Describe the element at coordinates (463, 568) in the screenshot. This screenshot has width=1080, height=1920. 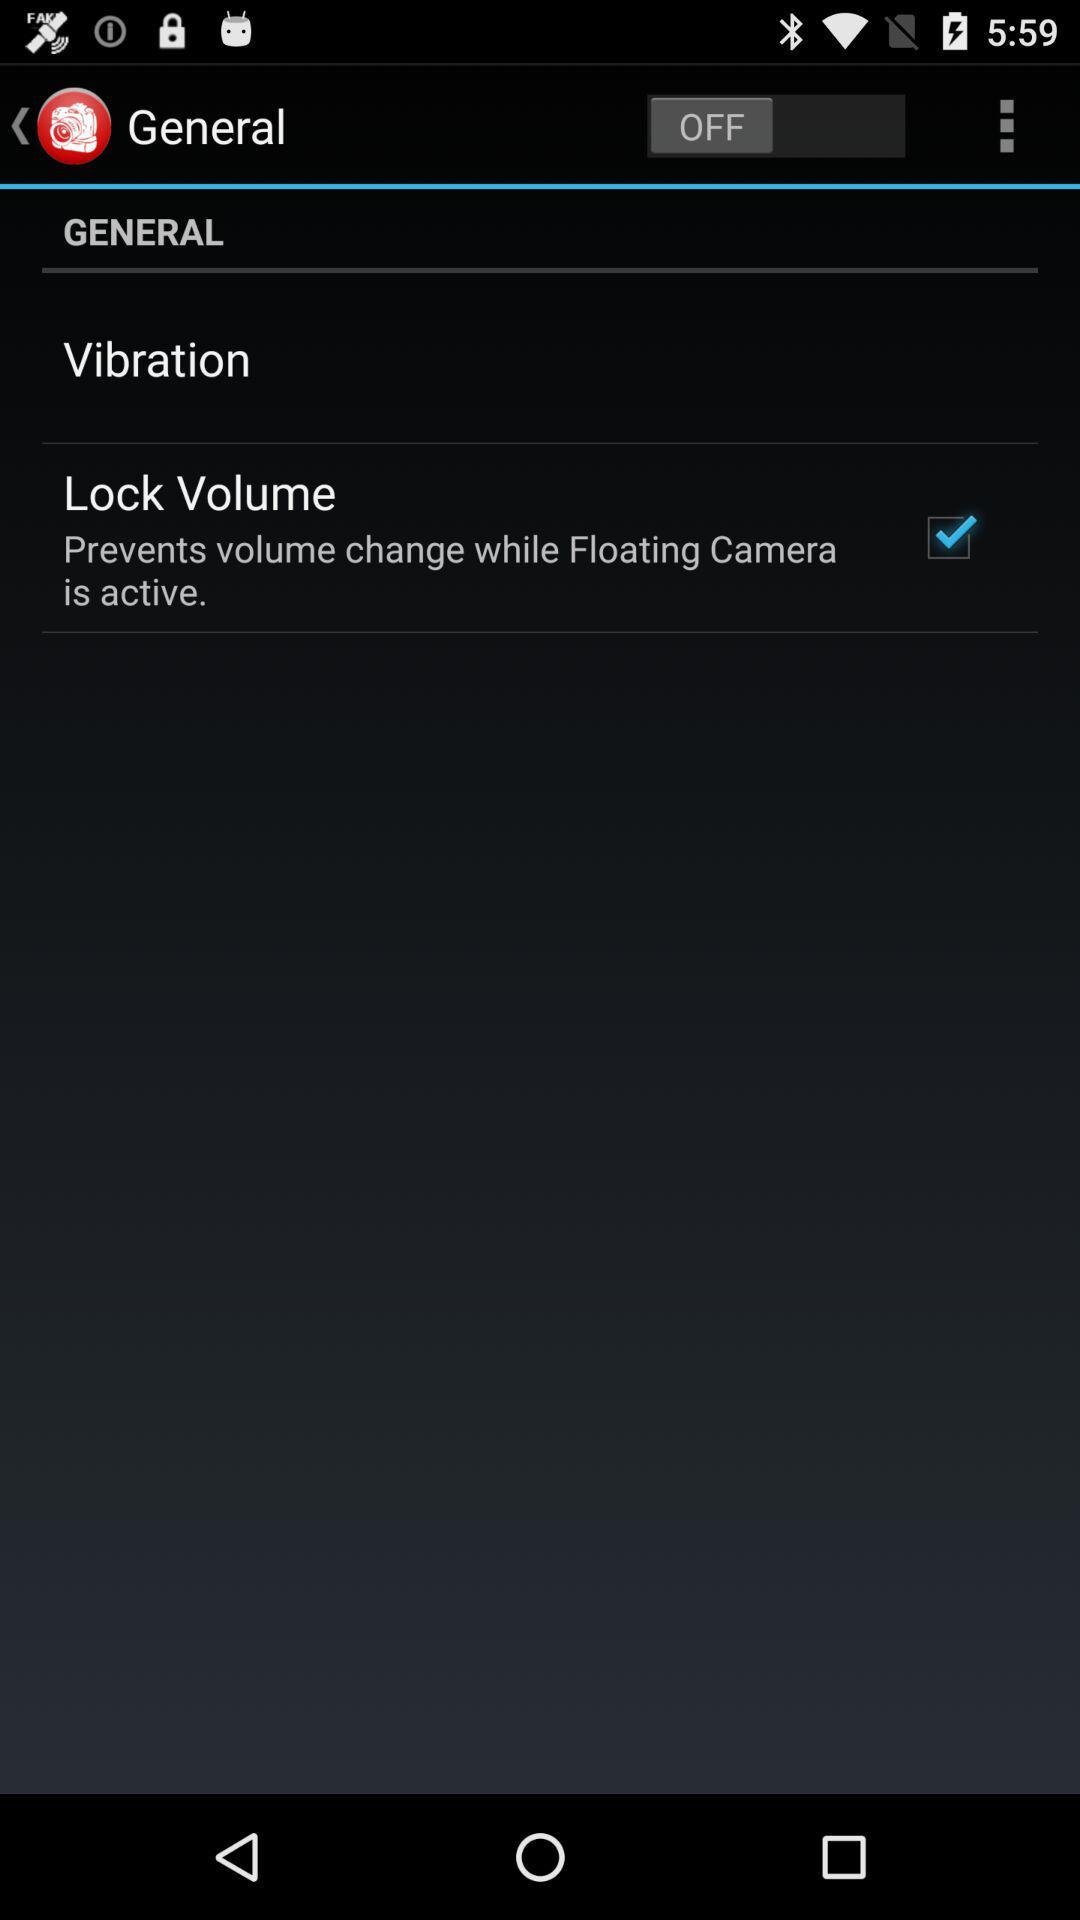
I see `prevents volume change` at that location.